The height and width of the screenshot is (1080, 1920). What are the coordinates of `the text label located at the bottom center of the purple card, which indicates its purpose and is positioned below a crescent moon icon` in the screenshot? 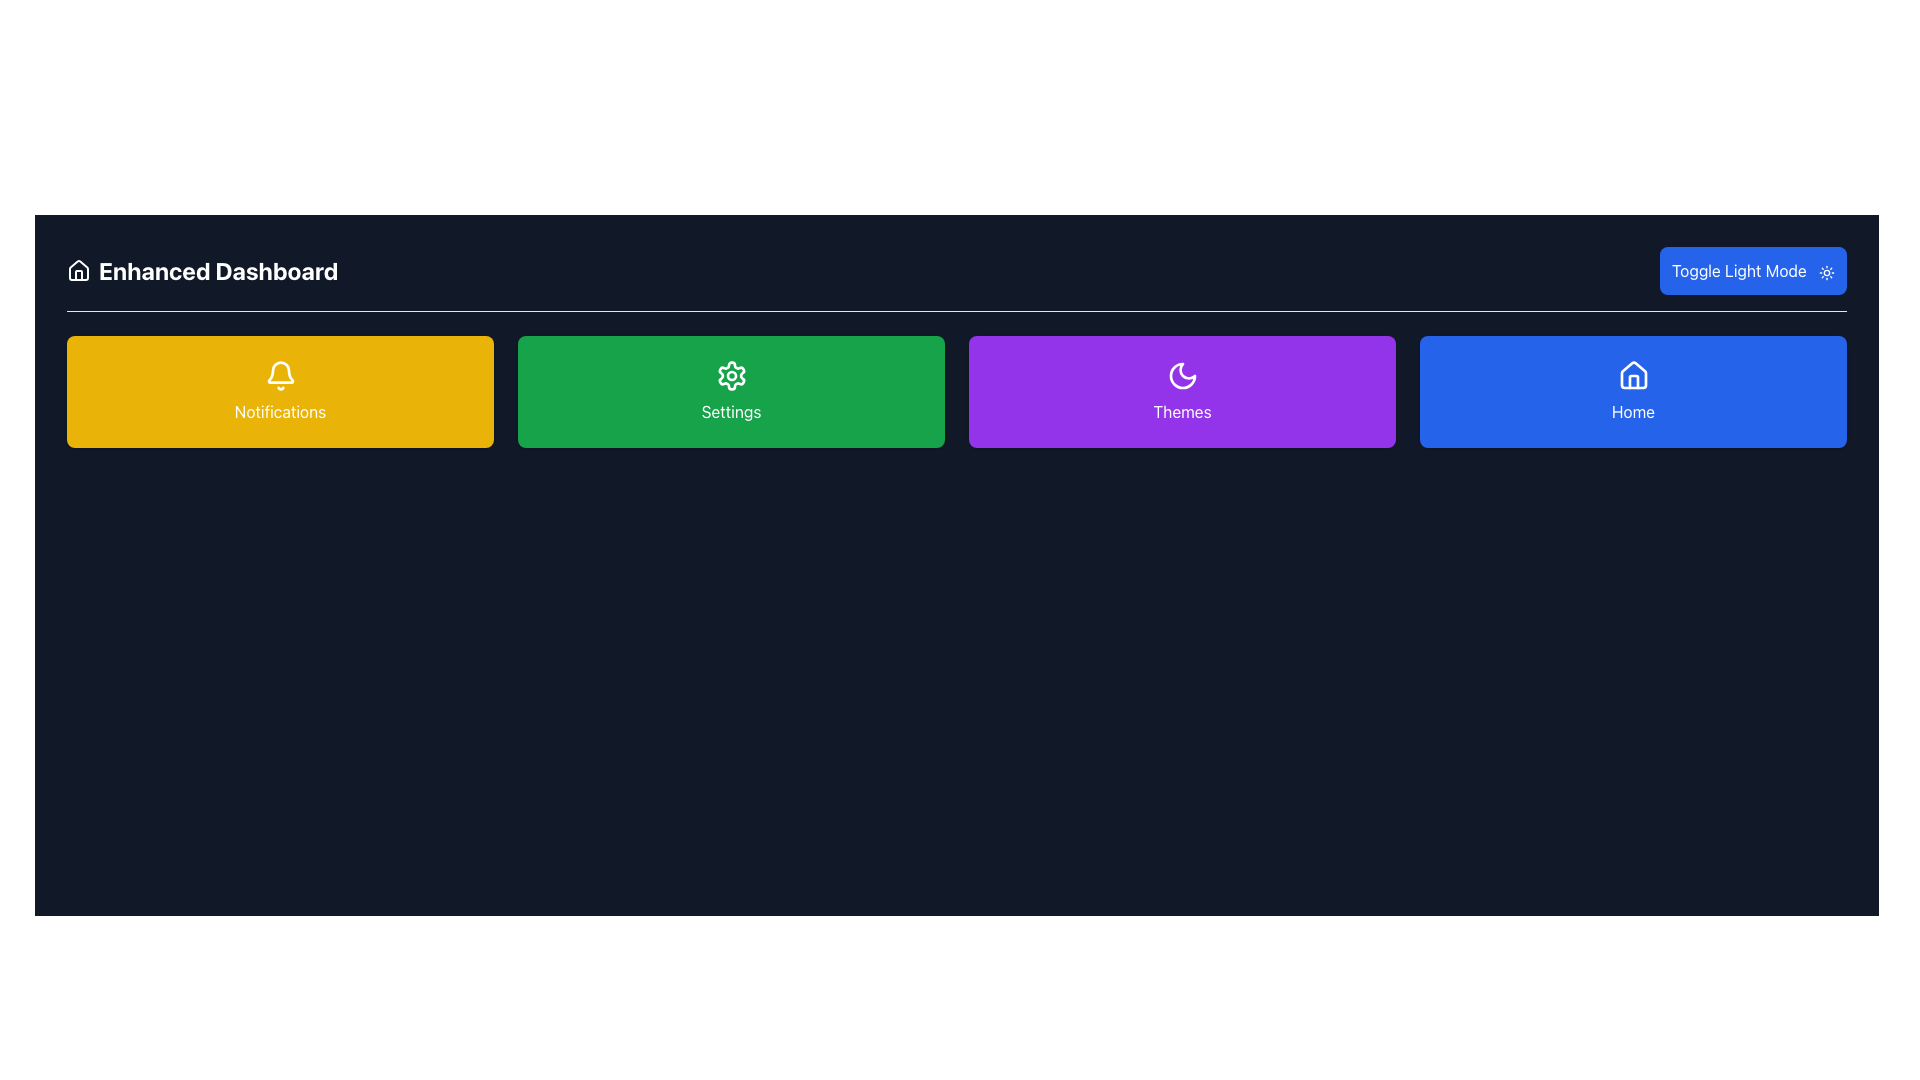 It's located at (1182, 411).